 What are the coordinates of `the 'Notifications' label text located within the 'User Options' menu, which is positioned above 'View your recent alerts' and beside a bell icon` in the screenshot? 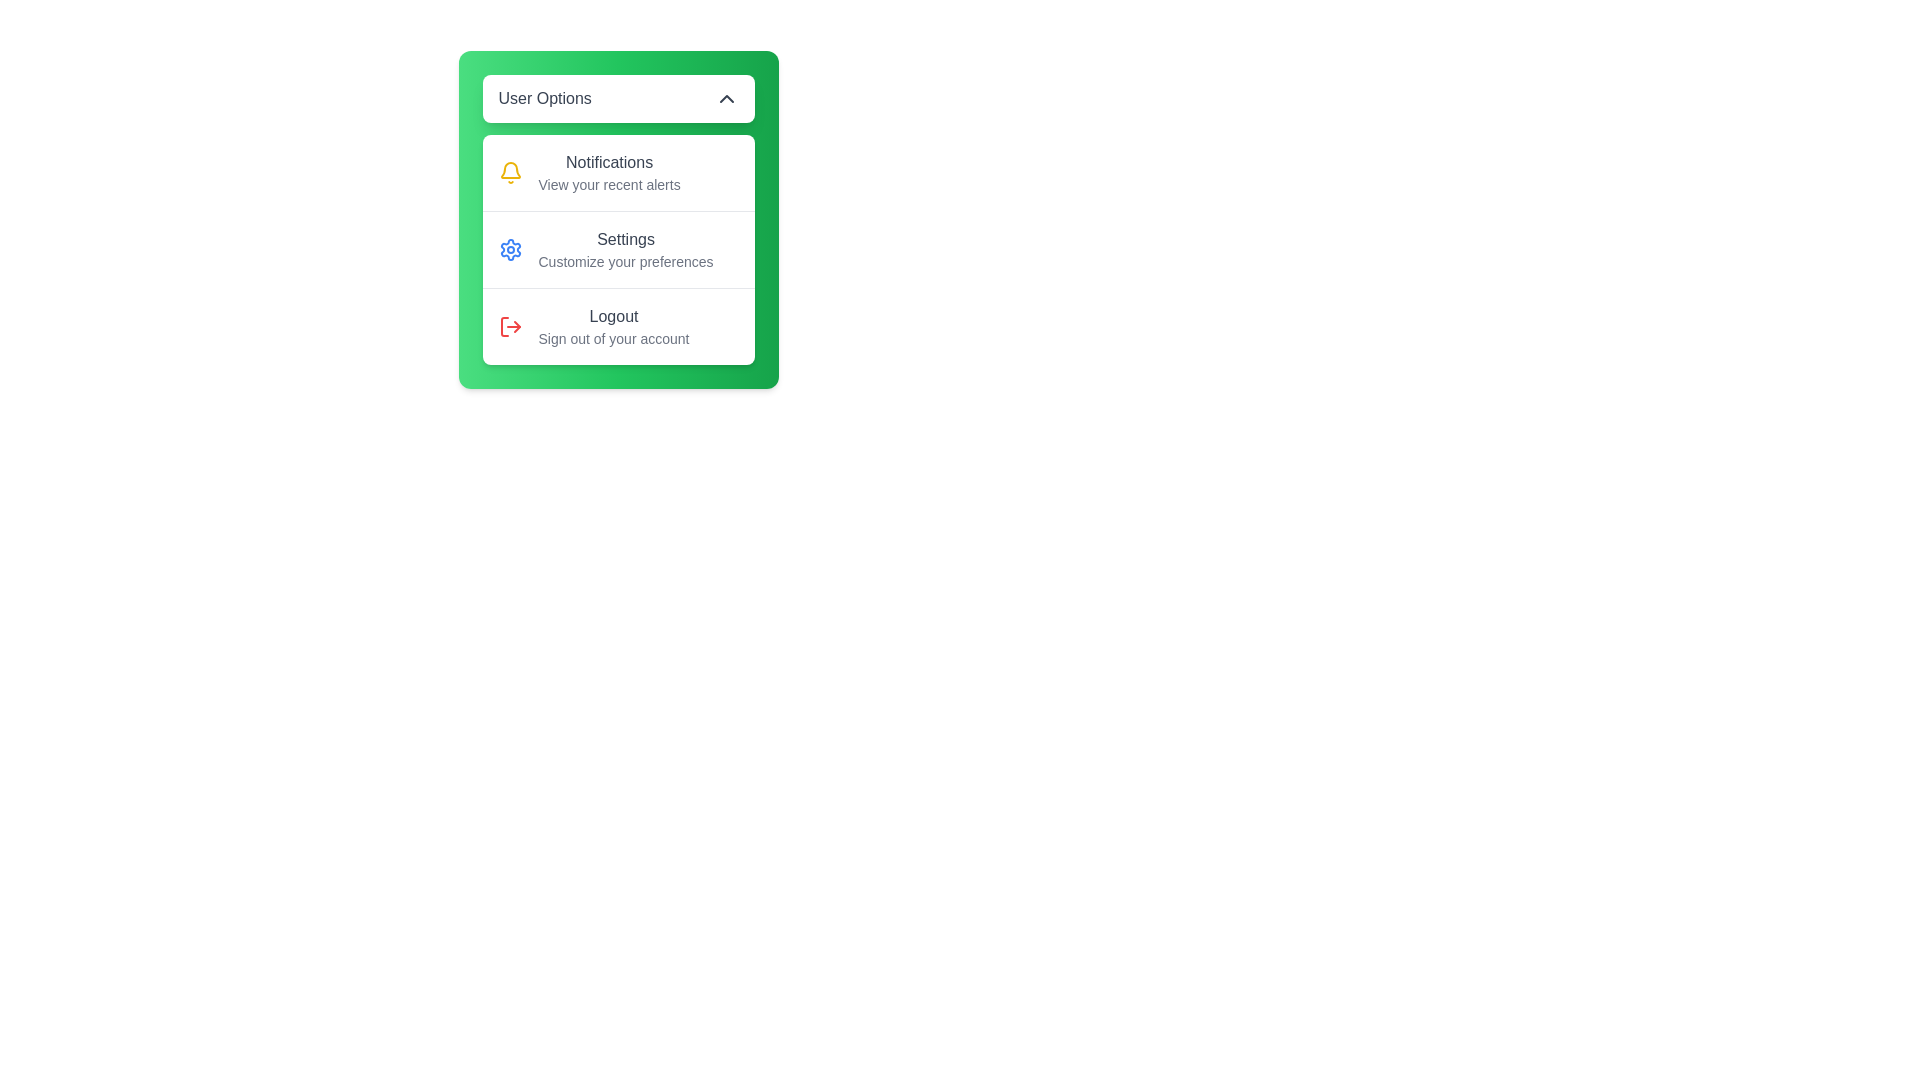 It's located at (608, 161).